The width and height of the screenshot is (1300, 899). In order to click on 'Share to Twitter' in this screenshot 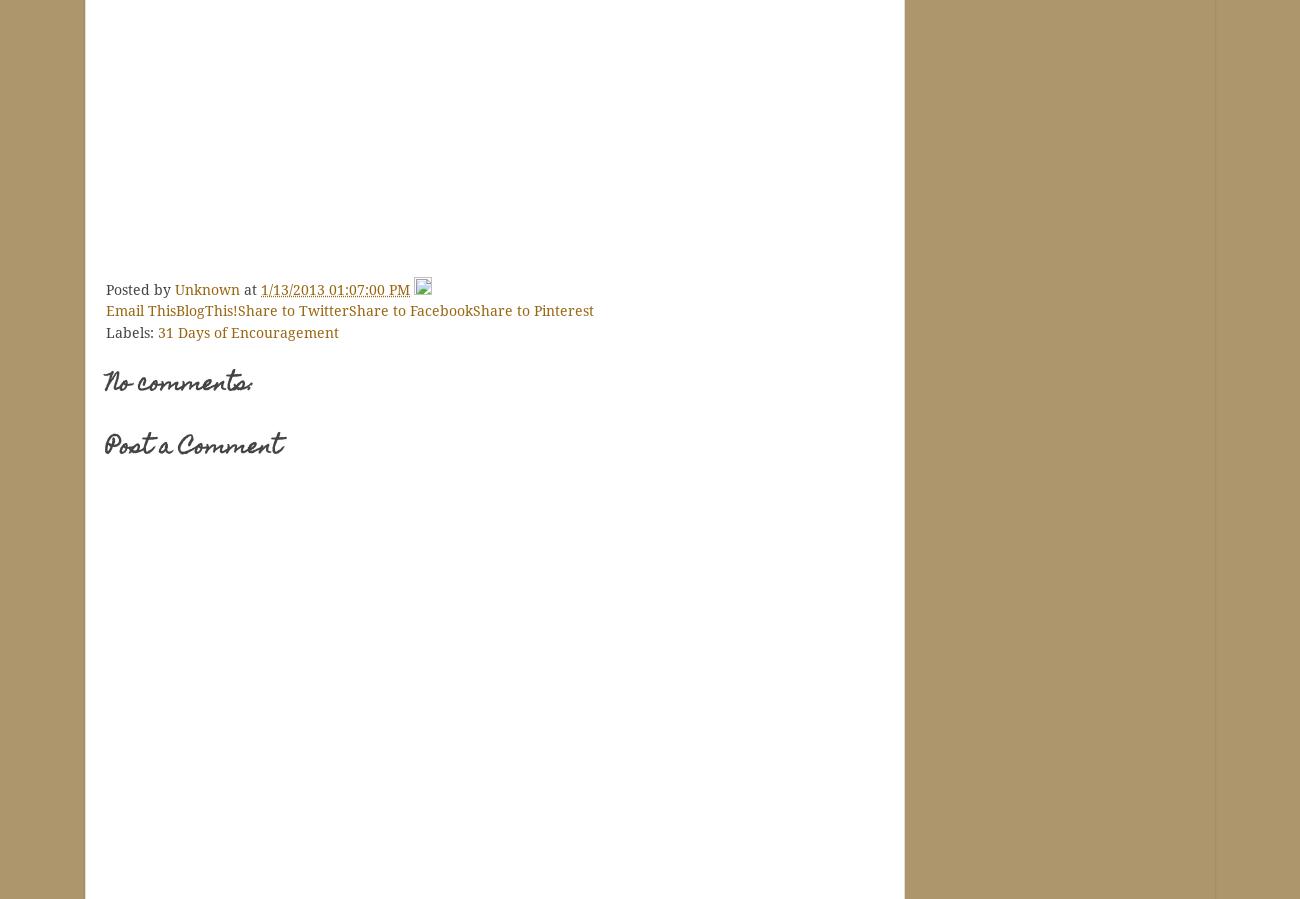, I will do `click(293, 309)`.